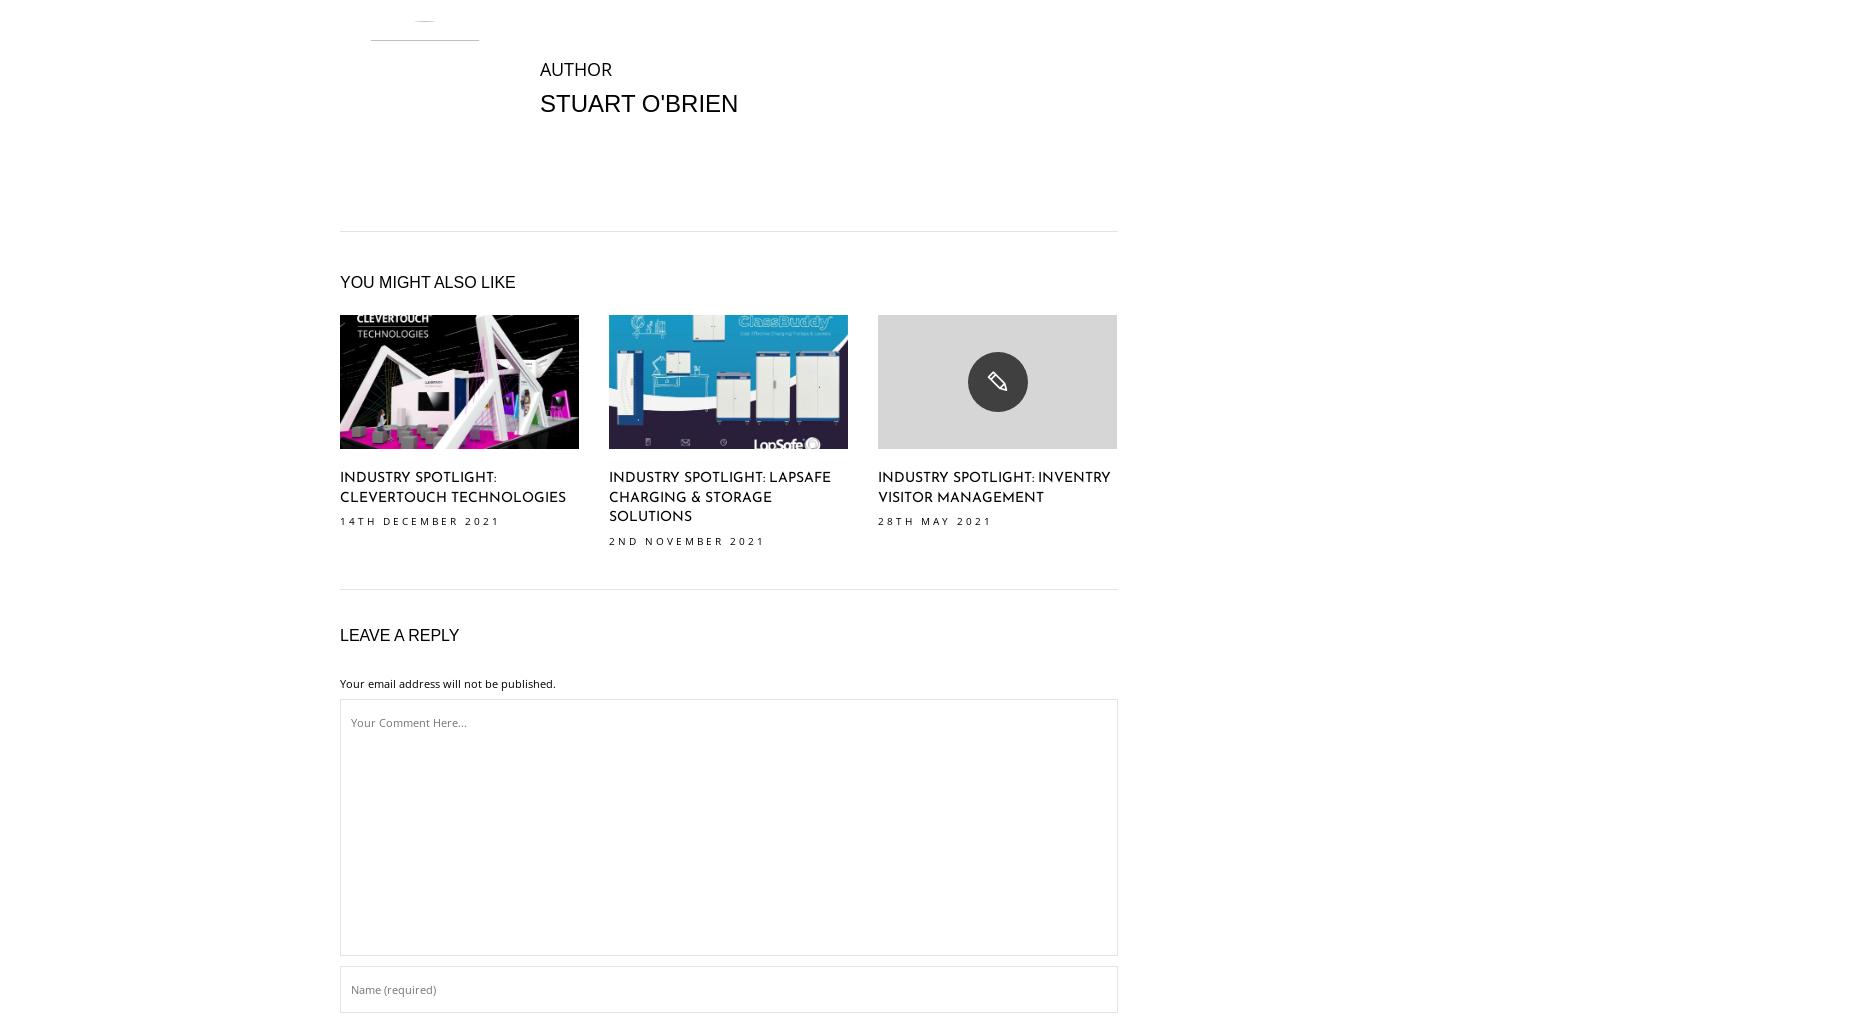 Image resolution: width=1850 pixels, height=1028 pixels. I want to click on '2nd November 2021', so click(687, 540).